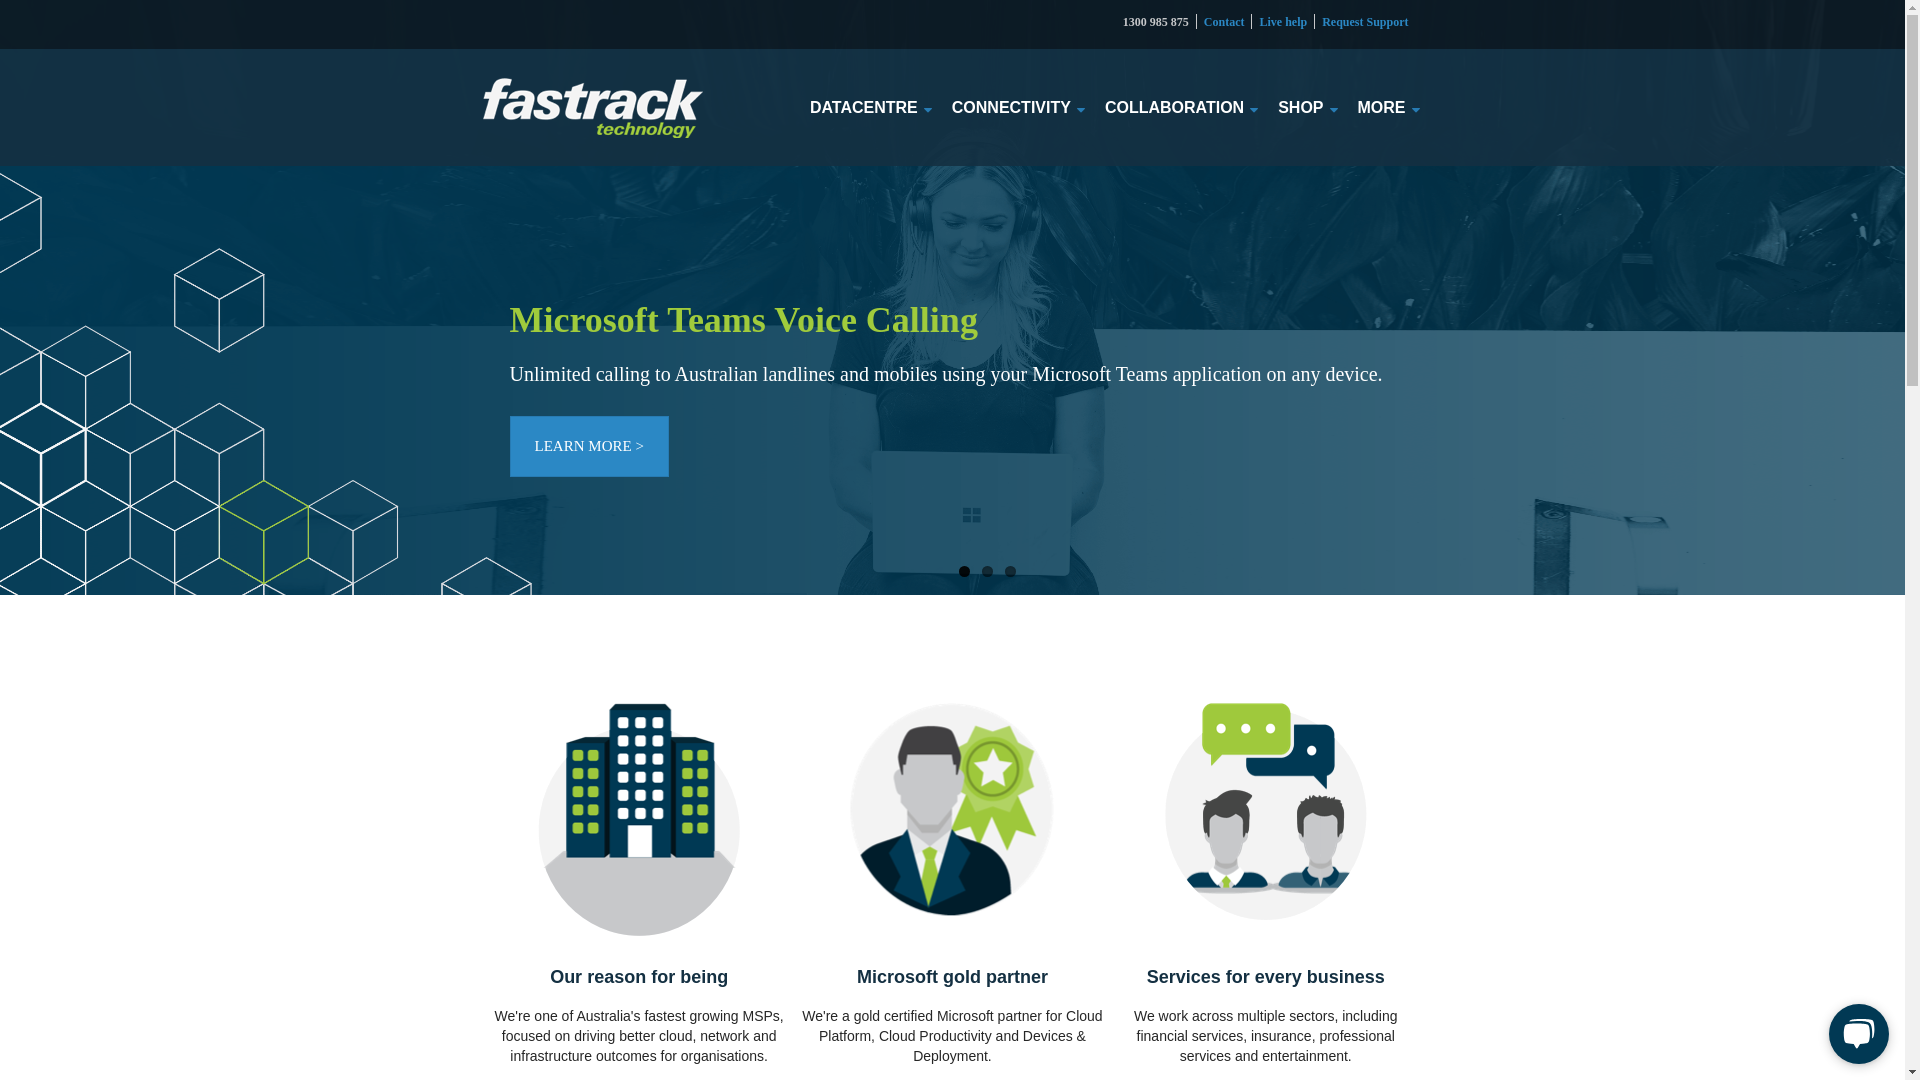 Image resolution: width=1920 pixels, height=1080 pixels. I want to click on '1300 985 875', so click(1156, 22).